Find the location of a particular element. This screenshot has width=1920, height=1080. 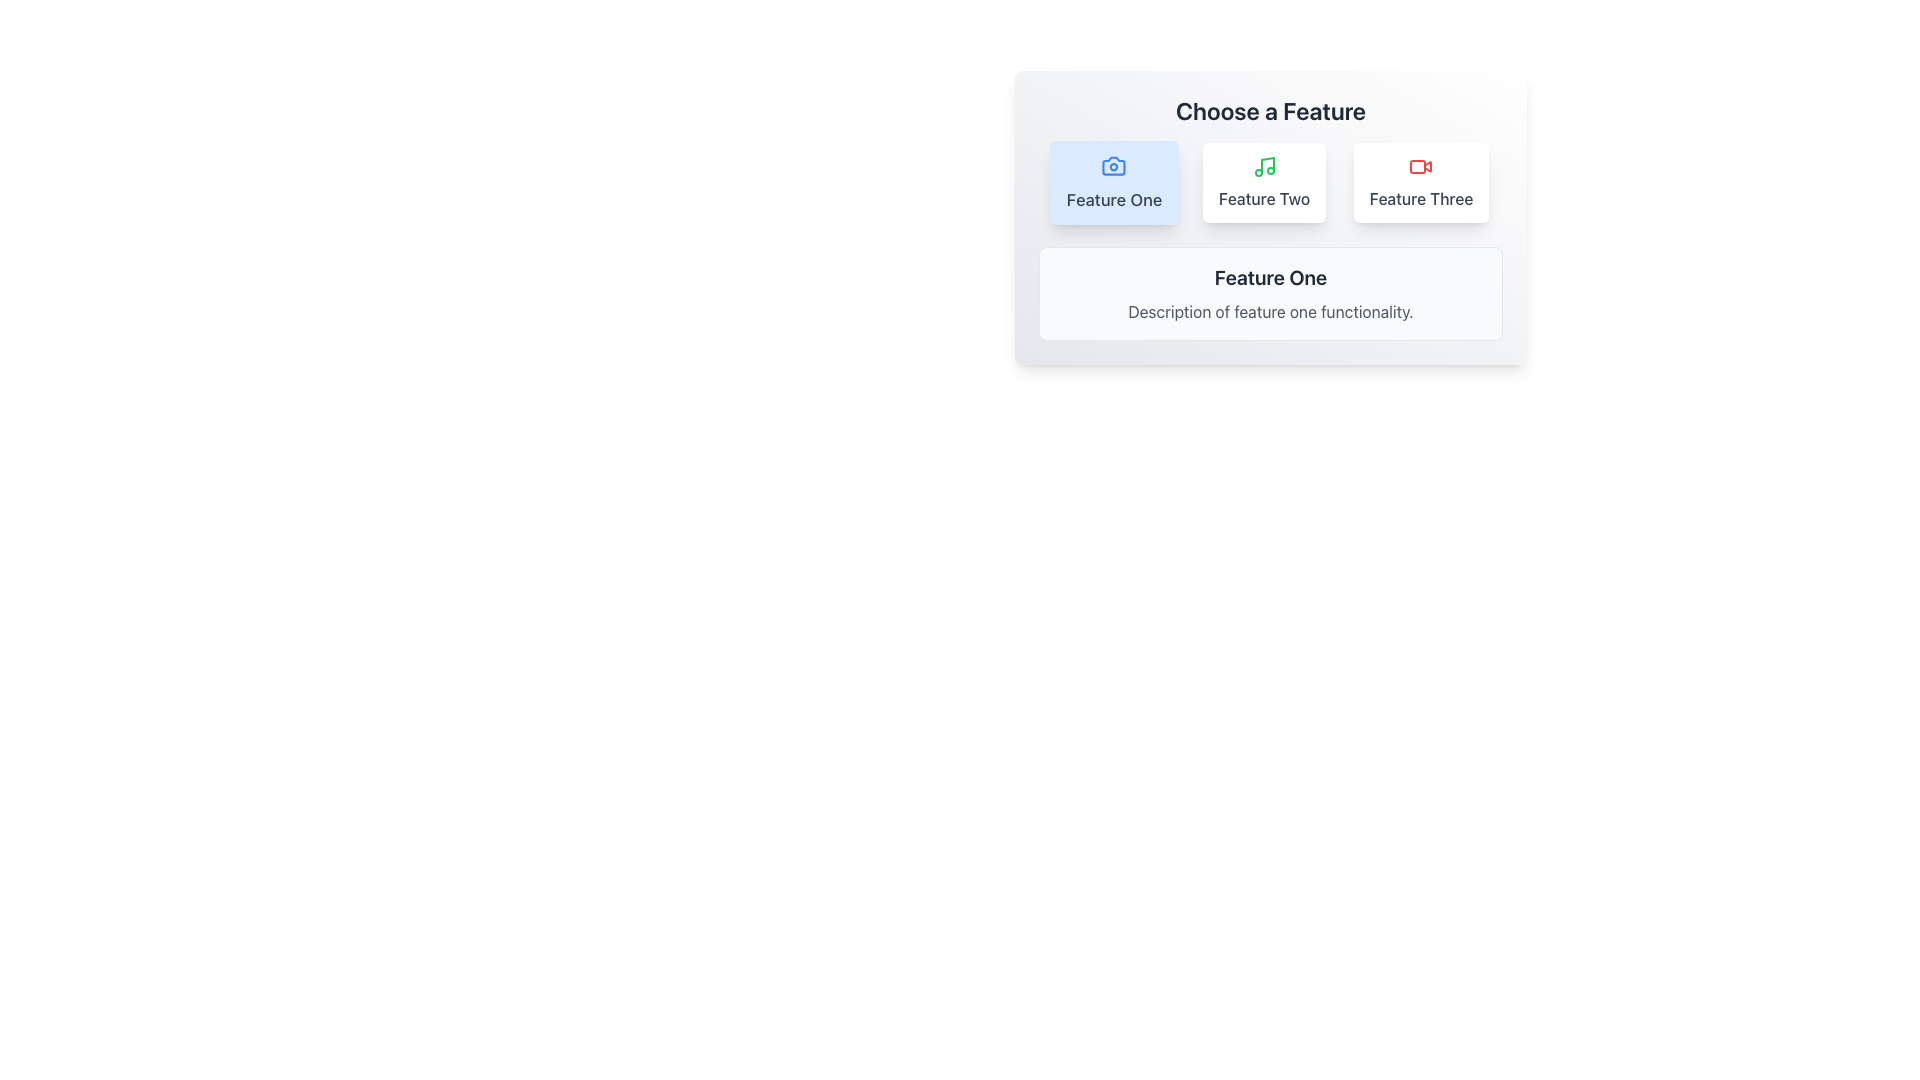

the interactive button for 'Feature Two' to trigger a tooltip or styling change is located at coordinates (1263, 182).